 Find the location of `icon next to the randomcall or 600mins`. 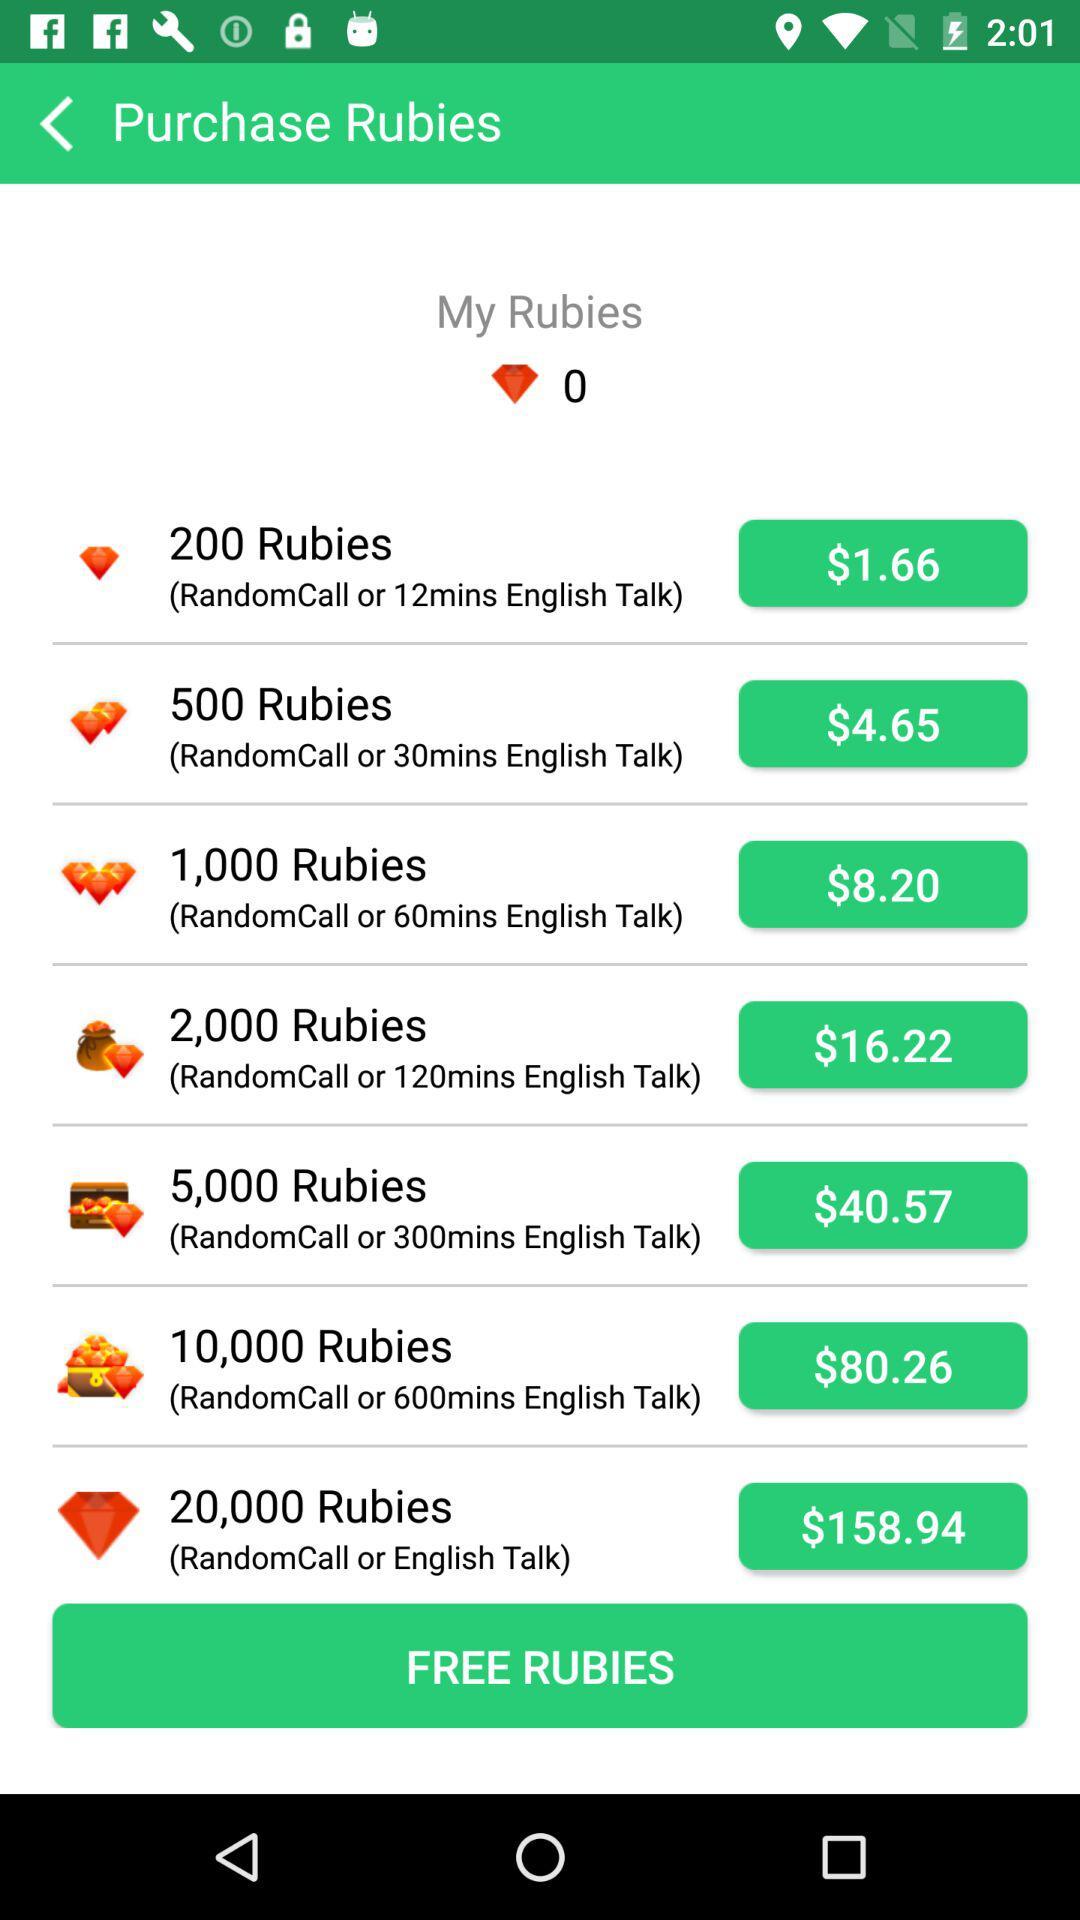

icon next to the randomcall or 600mins is located at coordinates (882, 1364).